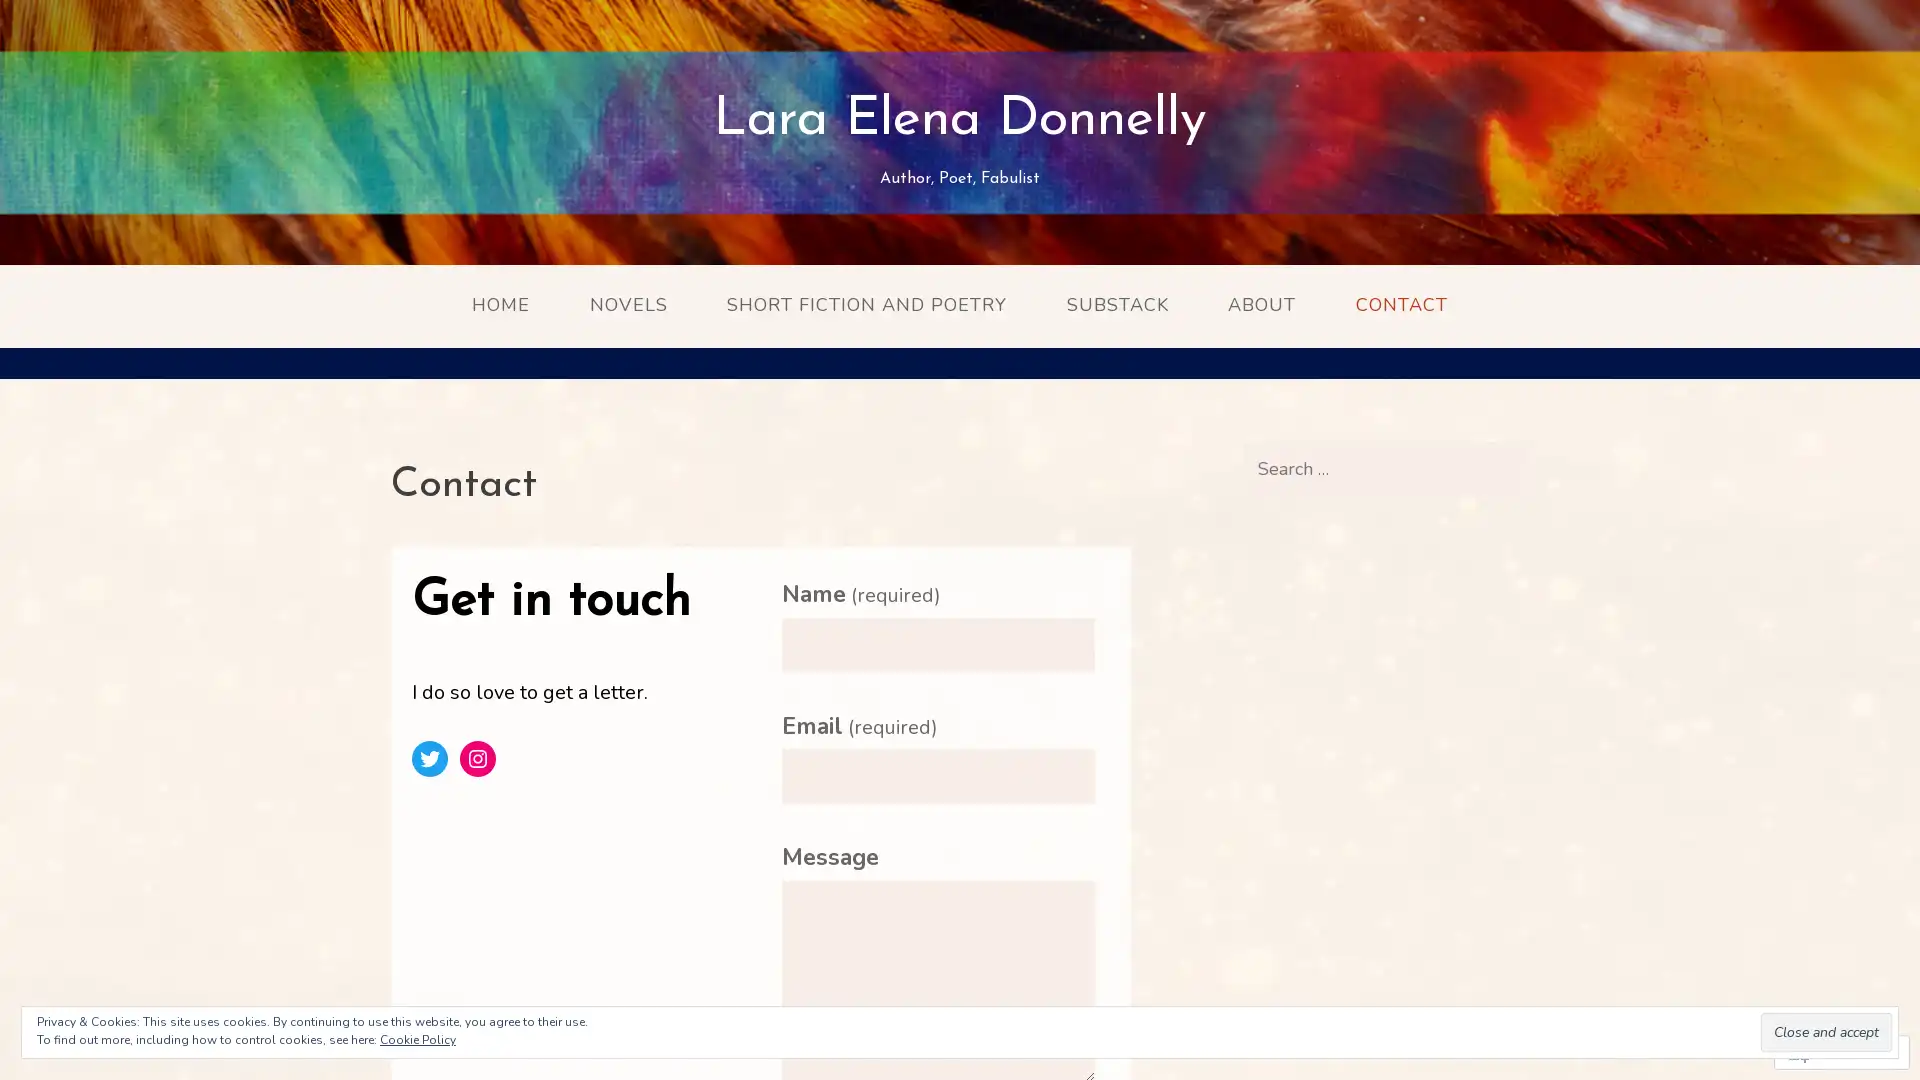 This screenshot has height=1080, width=1920. Describe the element at coordinates (1826, 1032) in the screenshot. I see `Close and accept` at that location.